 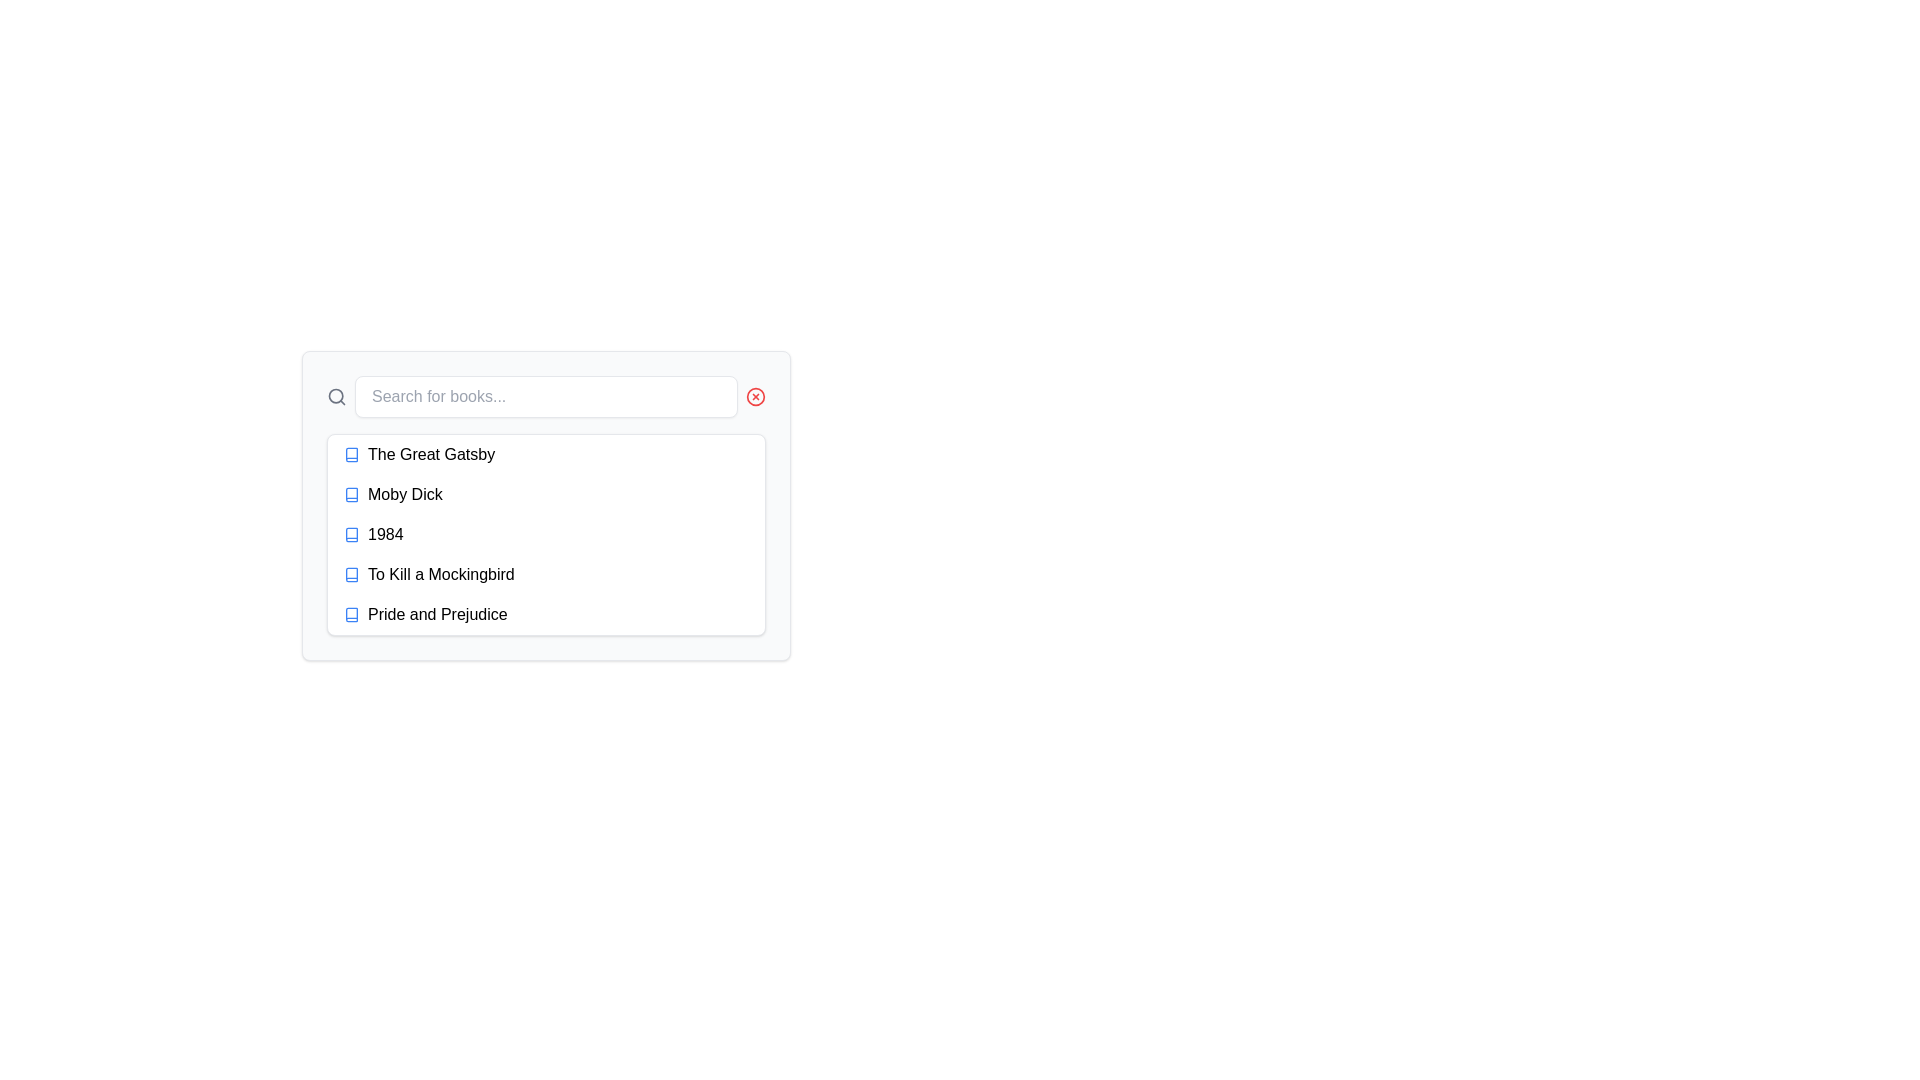 What do you see at coordinates (351, 455) in the screenshot?
I see `the decorative book-related icon located to the left of 'The Great Gatsby' label in the list of books` at bounding box center [351, 455].